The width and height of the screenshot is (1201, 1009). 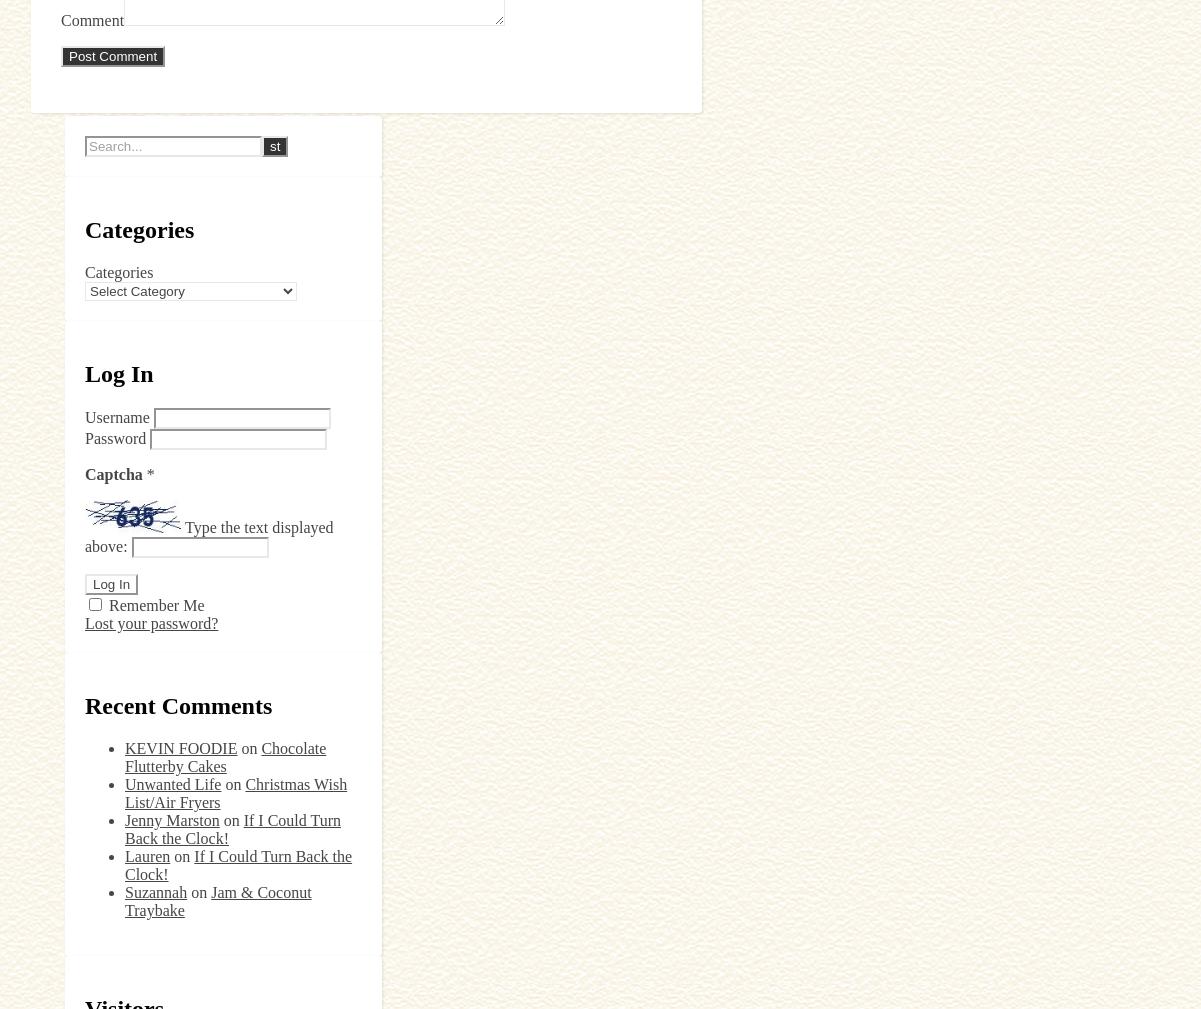 I want to click on 'Recent Comments', so click(x=178, y=704).